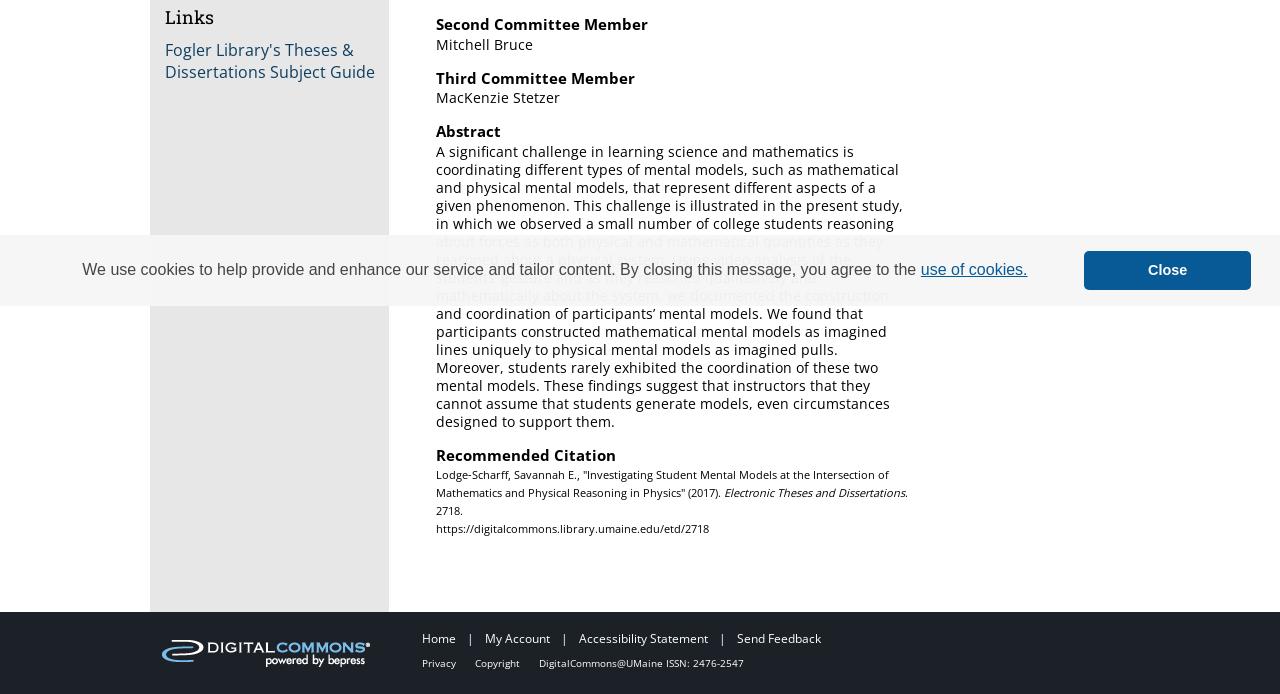 This screenshot has height=694, width=1280. Describe the element at coordinates (498, 96) in the screenshot. I see `'MacKenzie Stetzer'` at that location.